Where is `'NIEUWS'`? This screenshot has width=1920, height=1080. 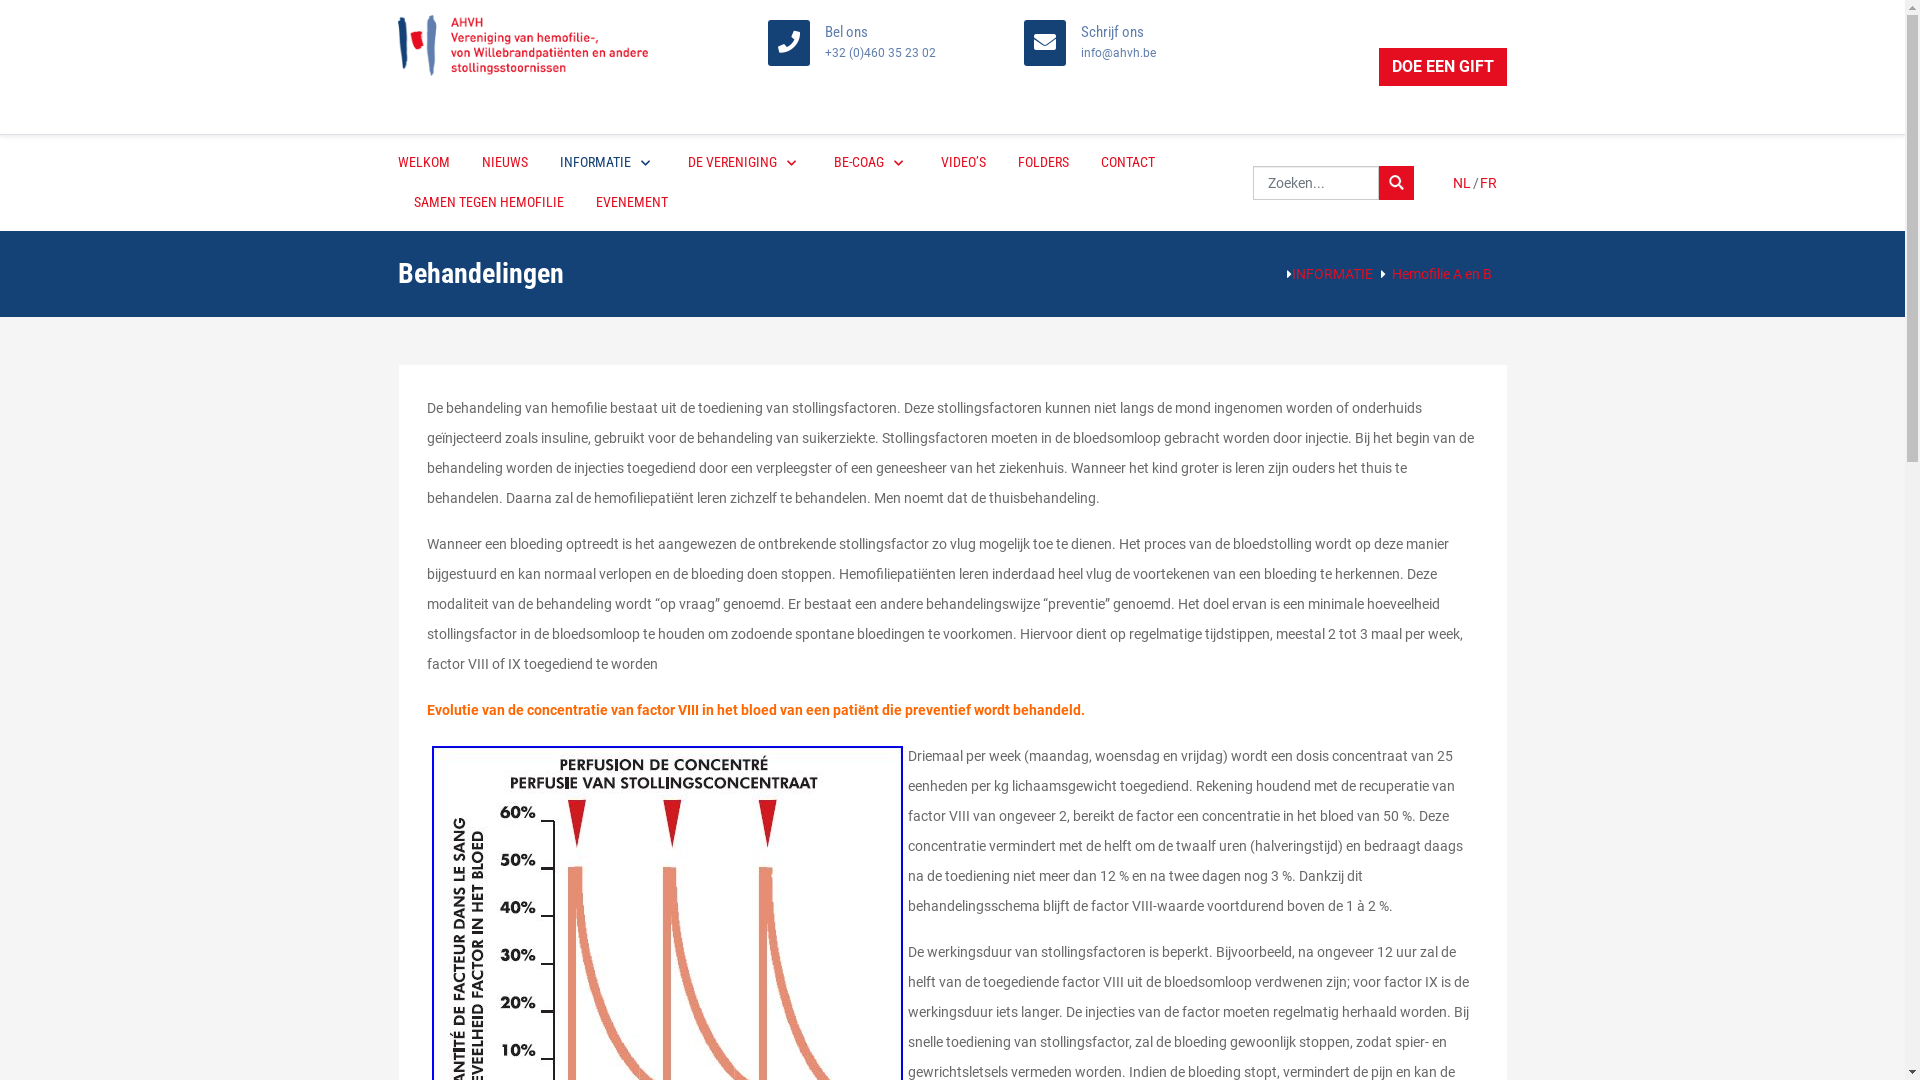
'NIEUWS' is located at coordinates (504, 161).